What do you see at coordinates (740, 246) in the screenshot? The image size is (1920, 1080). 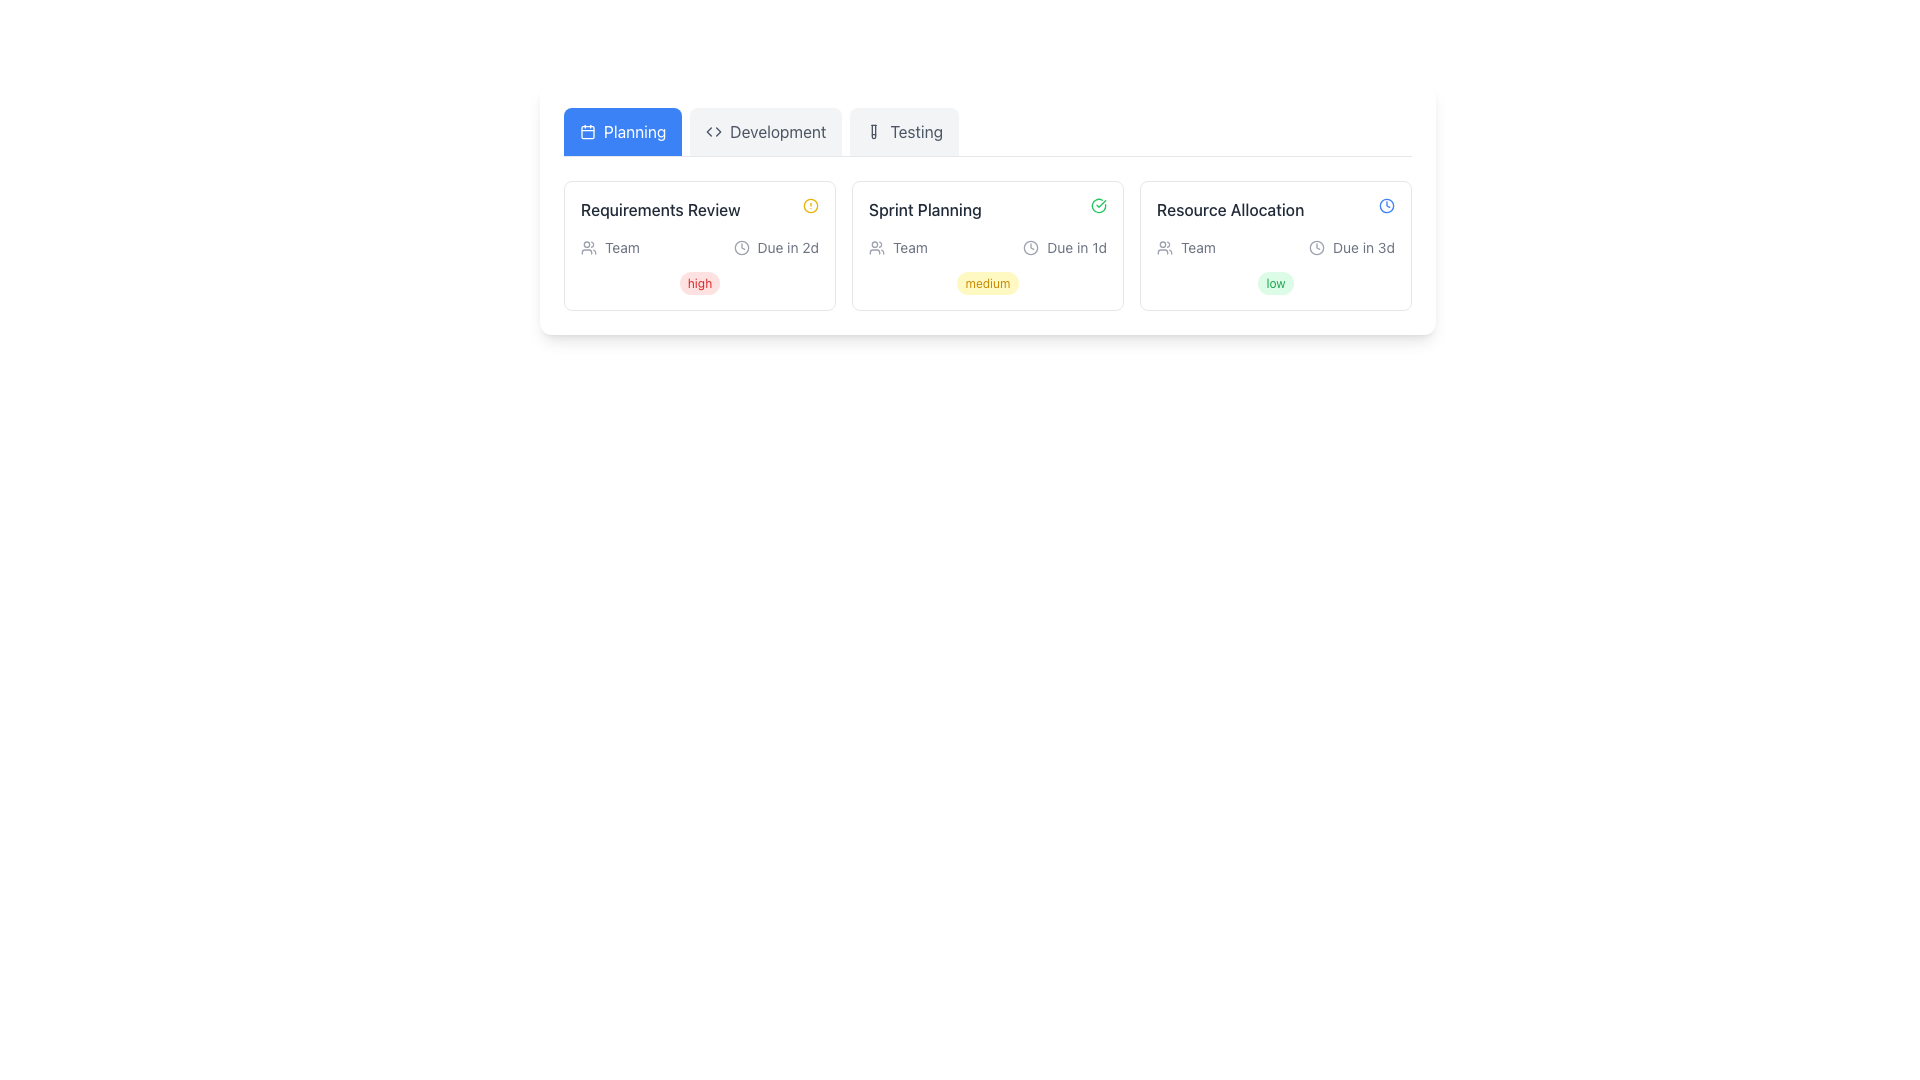 I see `the clock SVG icon that indicates time or due dates, located to the left of the text 'Due in 2d'` at bounding box center [740, 246].